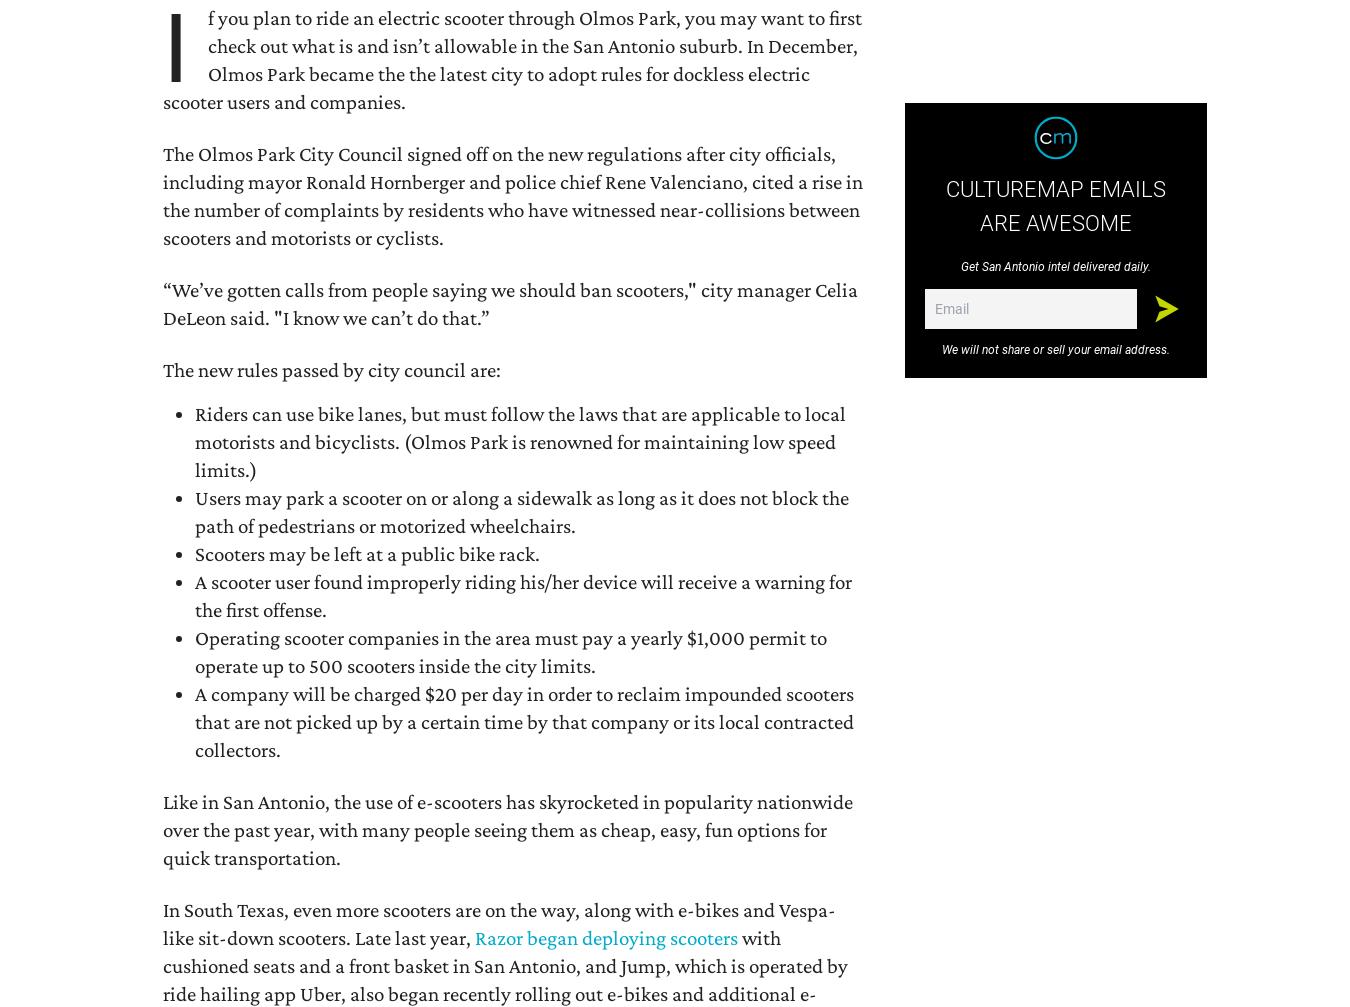 This screenshot has height=1007, width=1350. I want to click on 'The new rules passed by city council are:', so click(330, 368).